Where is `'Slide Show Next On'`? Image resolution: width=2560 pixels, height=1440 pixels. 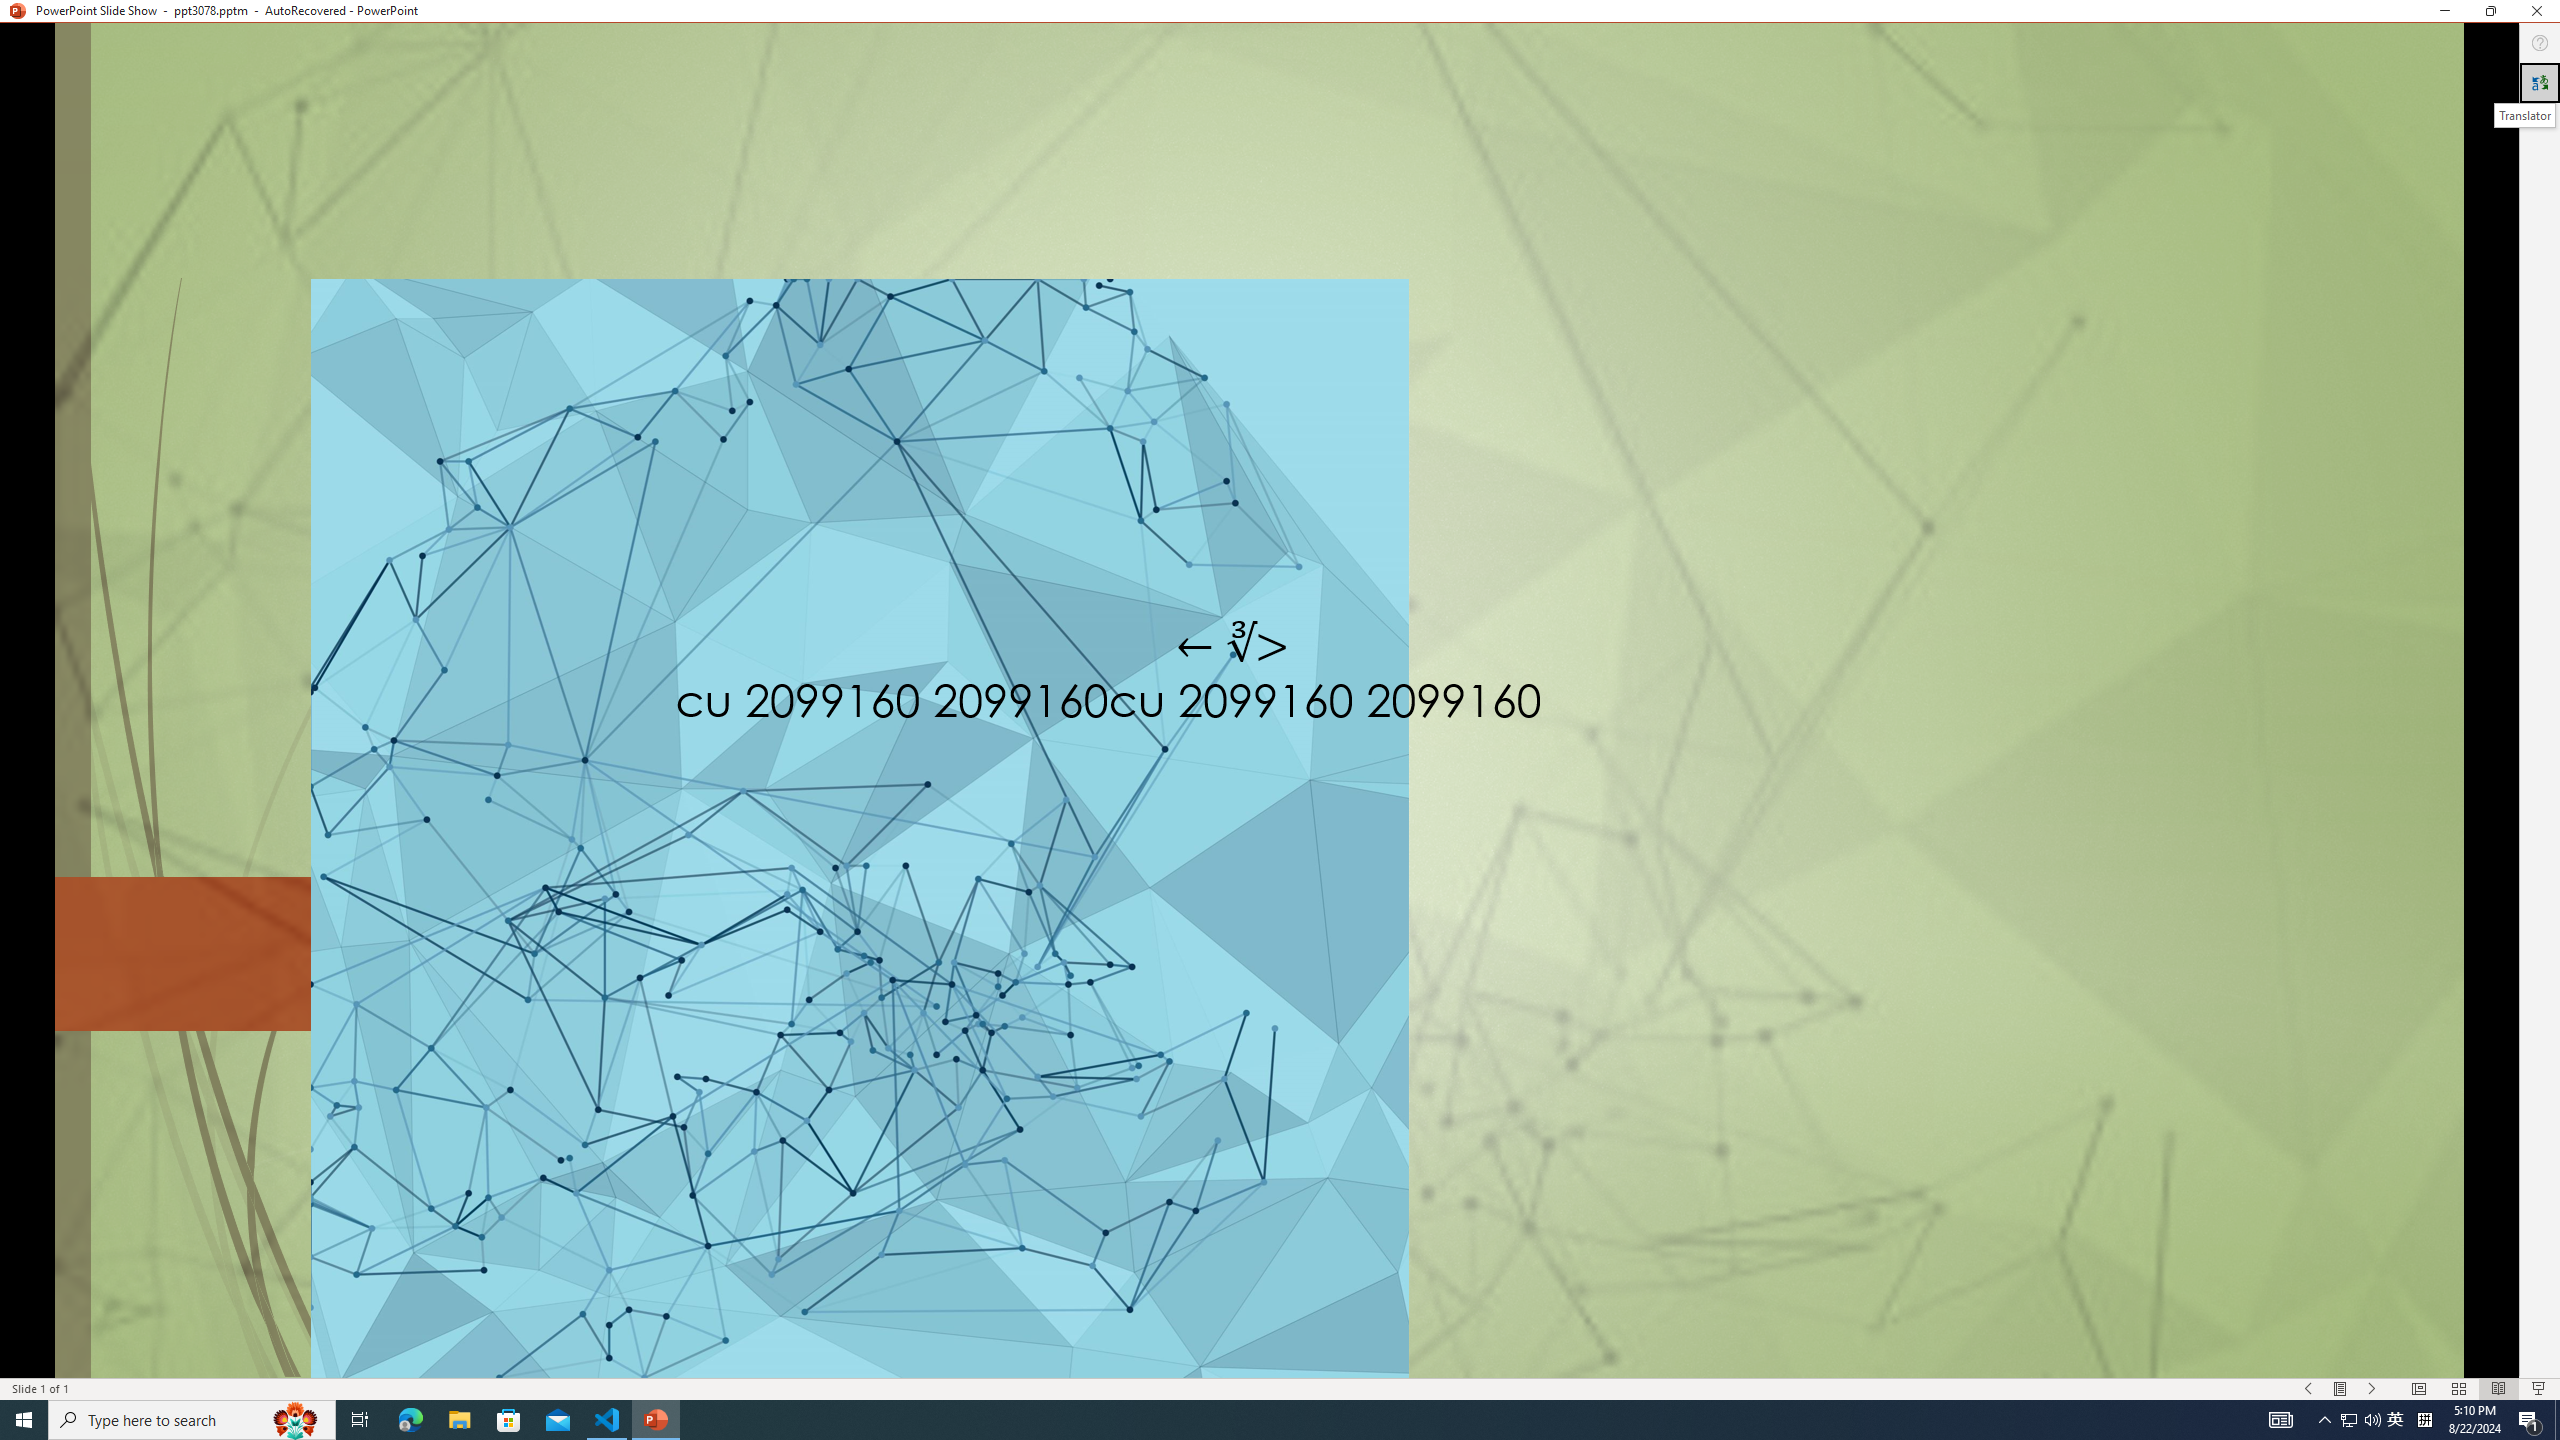 'Slide Show Next On' is located at coordinates (2372, 1389).